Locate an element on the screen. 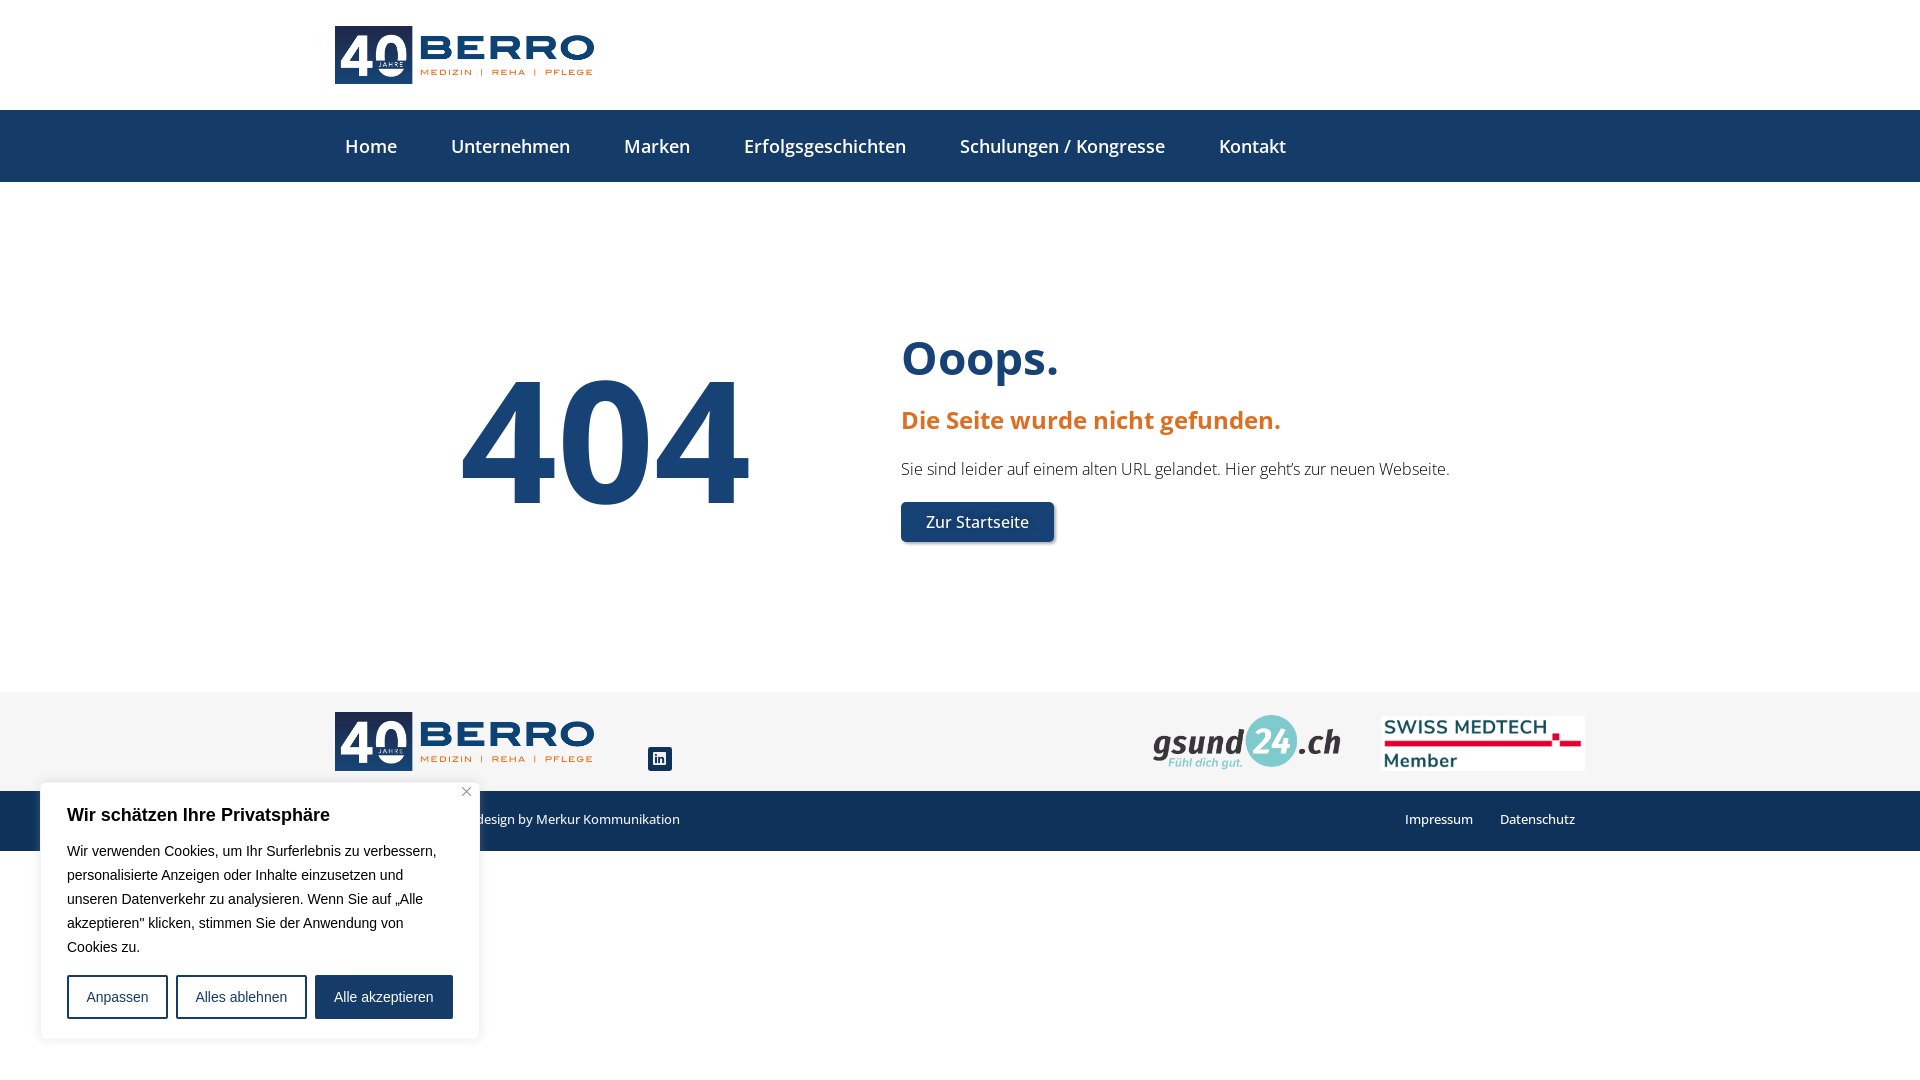 The image size is (1920, 1080). 'Zur Startseite' is located at coordinates (977, 520).